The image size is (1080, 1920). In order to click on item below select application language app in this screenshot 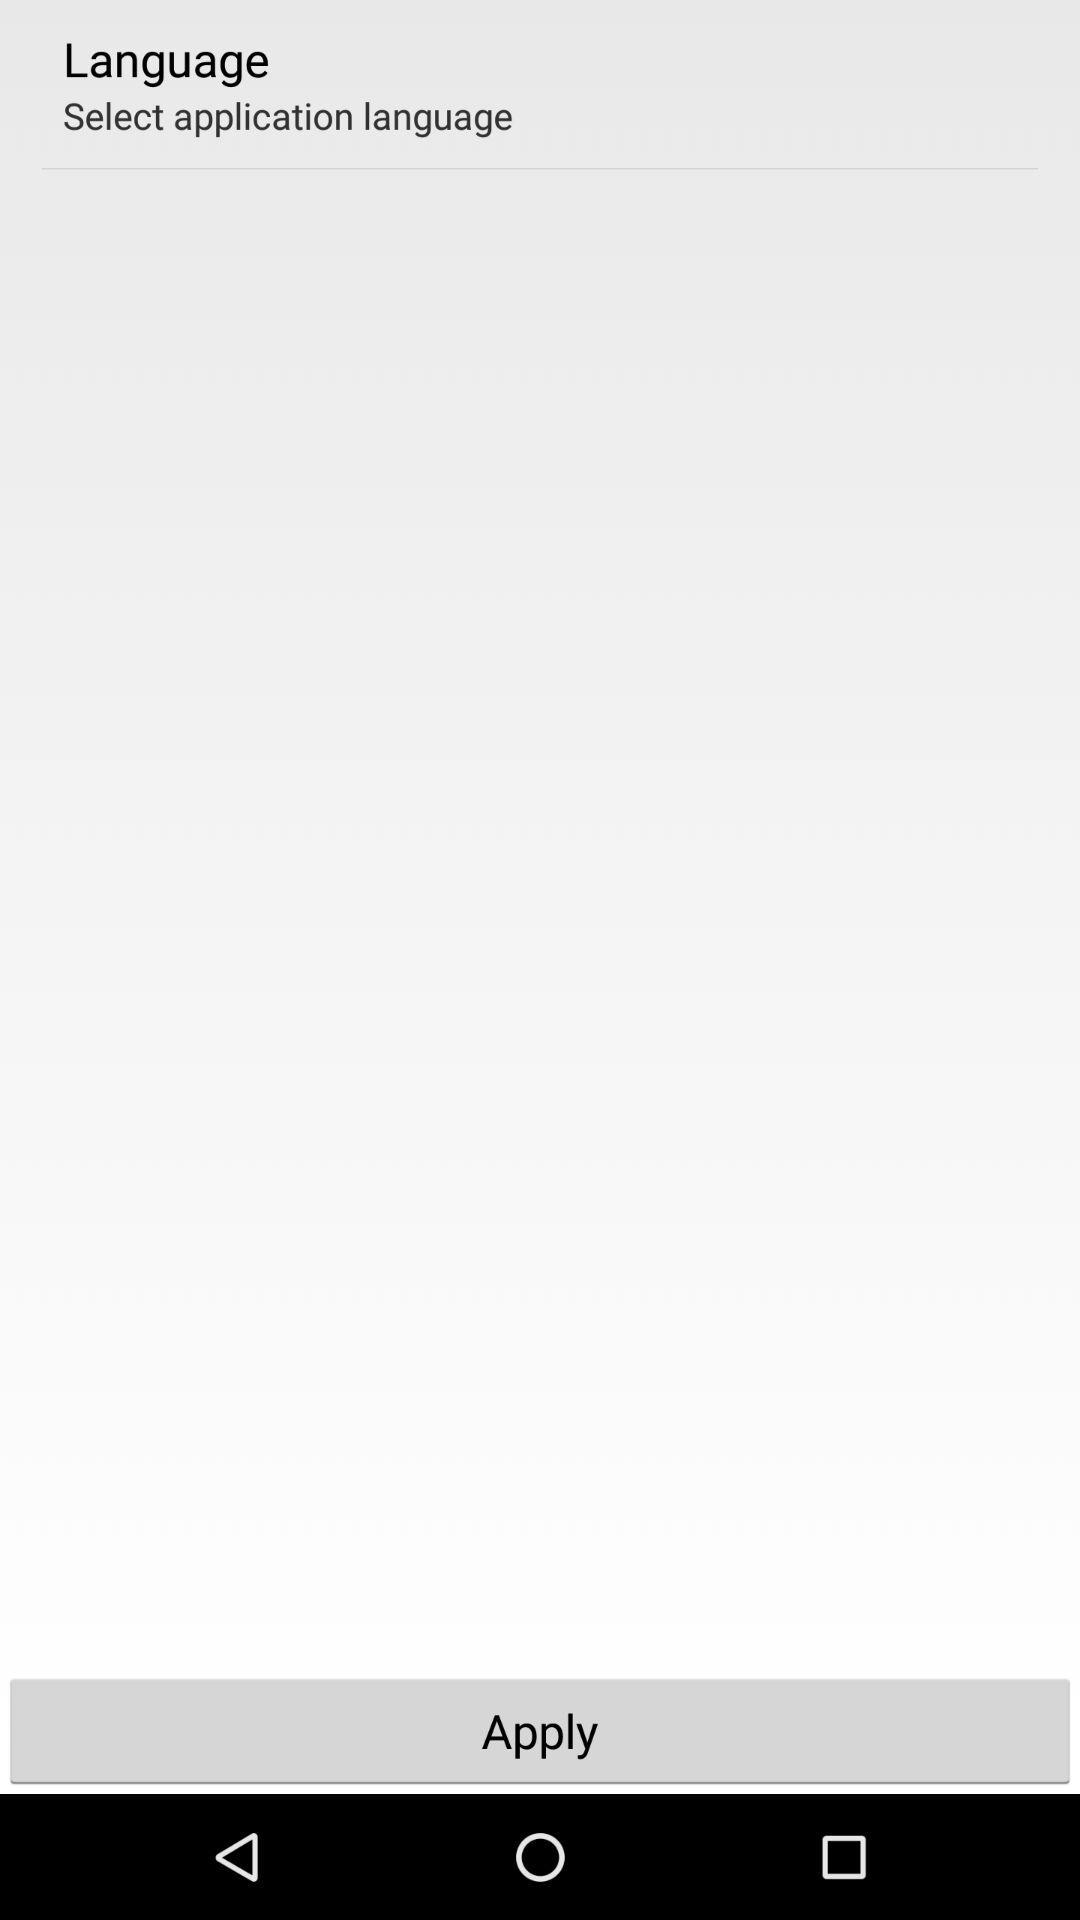, I will do `click(540, 1730)`.